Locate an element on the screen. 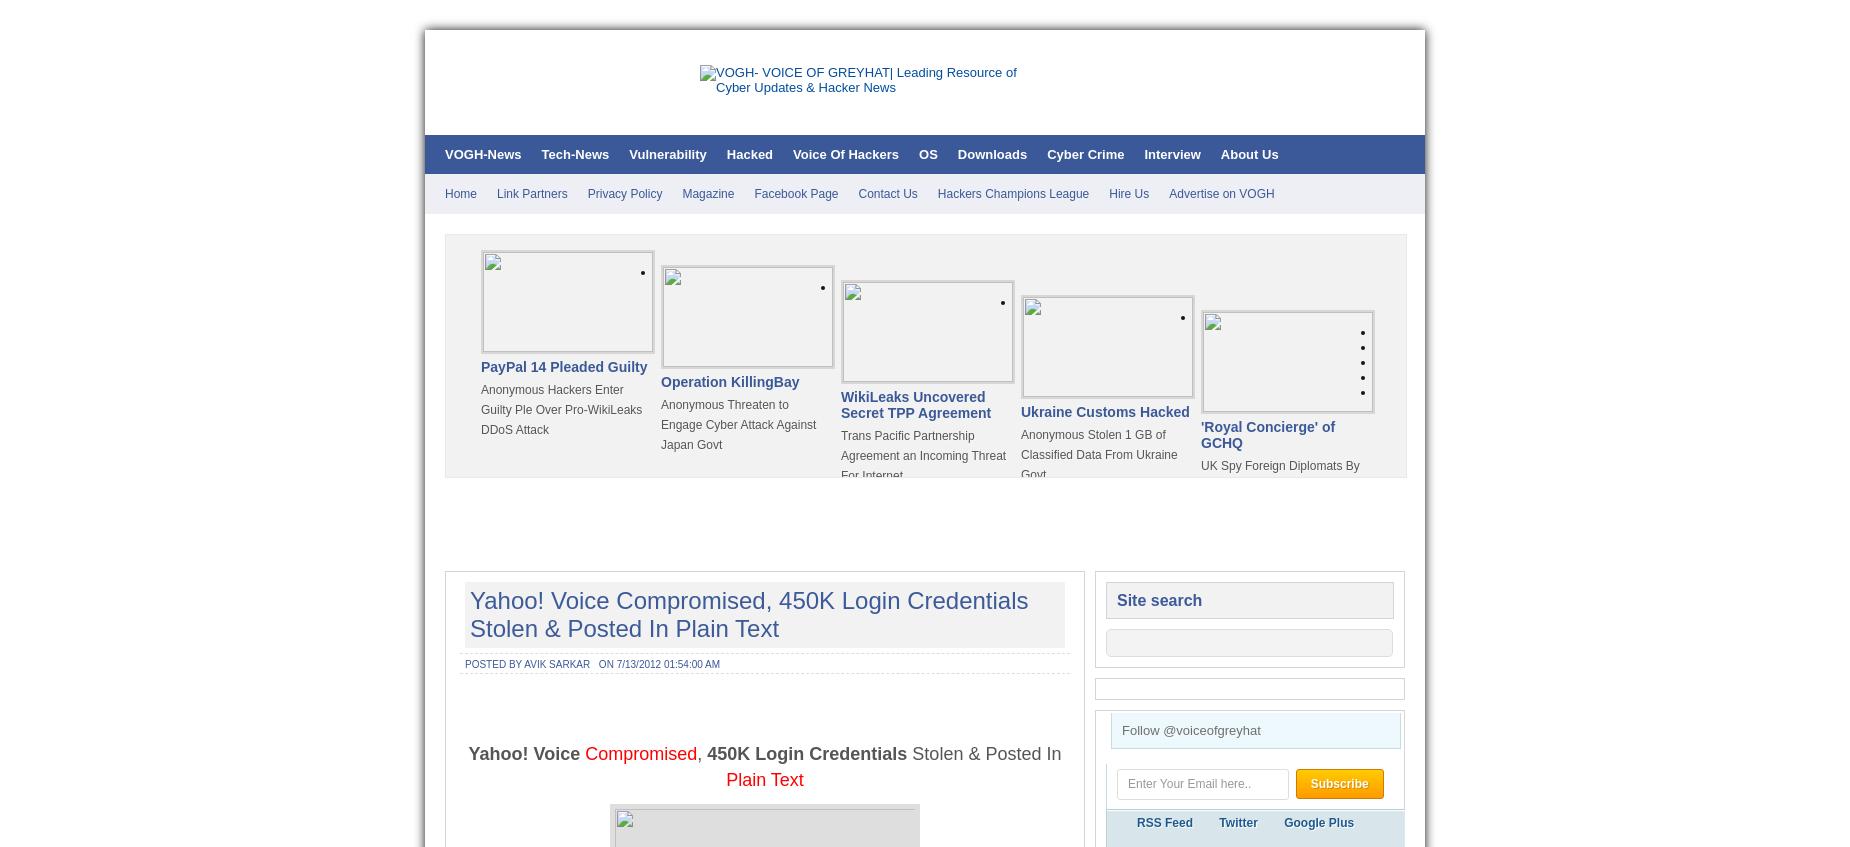 Image resolution: width=1850 pixels, height=847 pixels. '10 Years Imprisonment For Hammond' is located at coordinates (557, 643).